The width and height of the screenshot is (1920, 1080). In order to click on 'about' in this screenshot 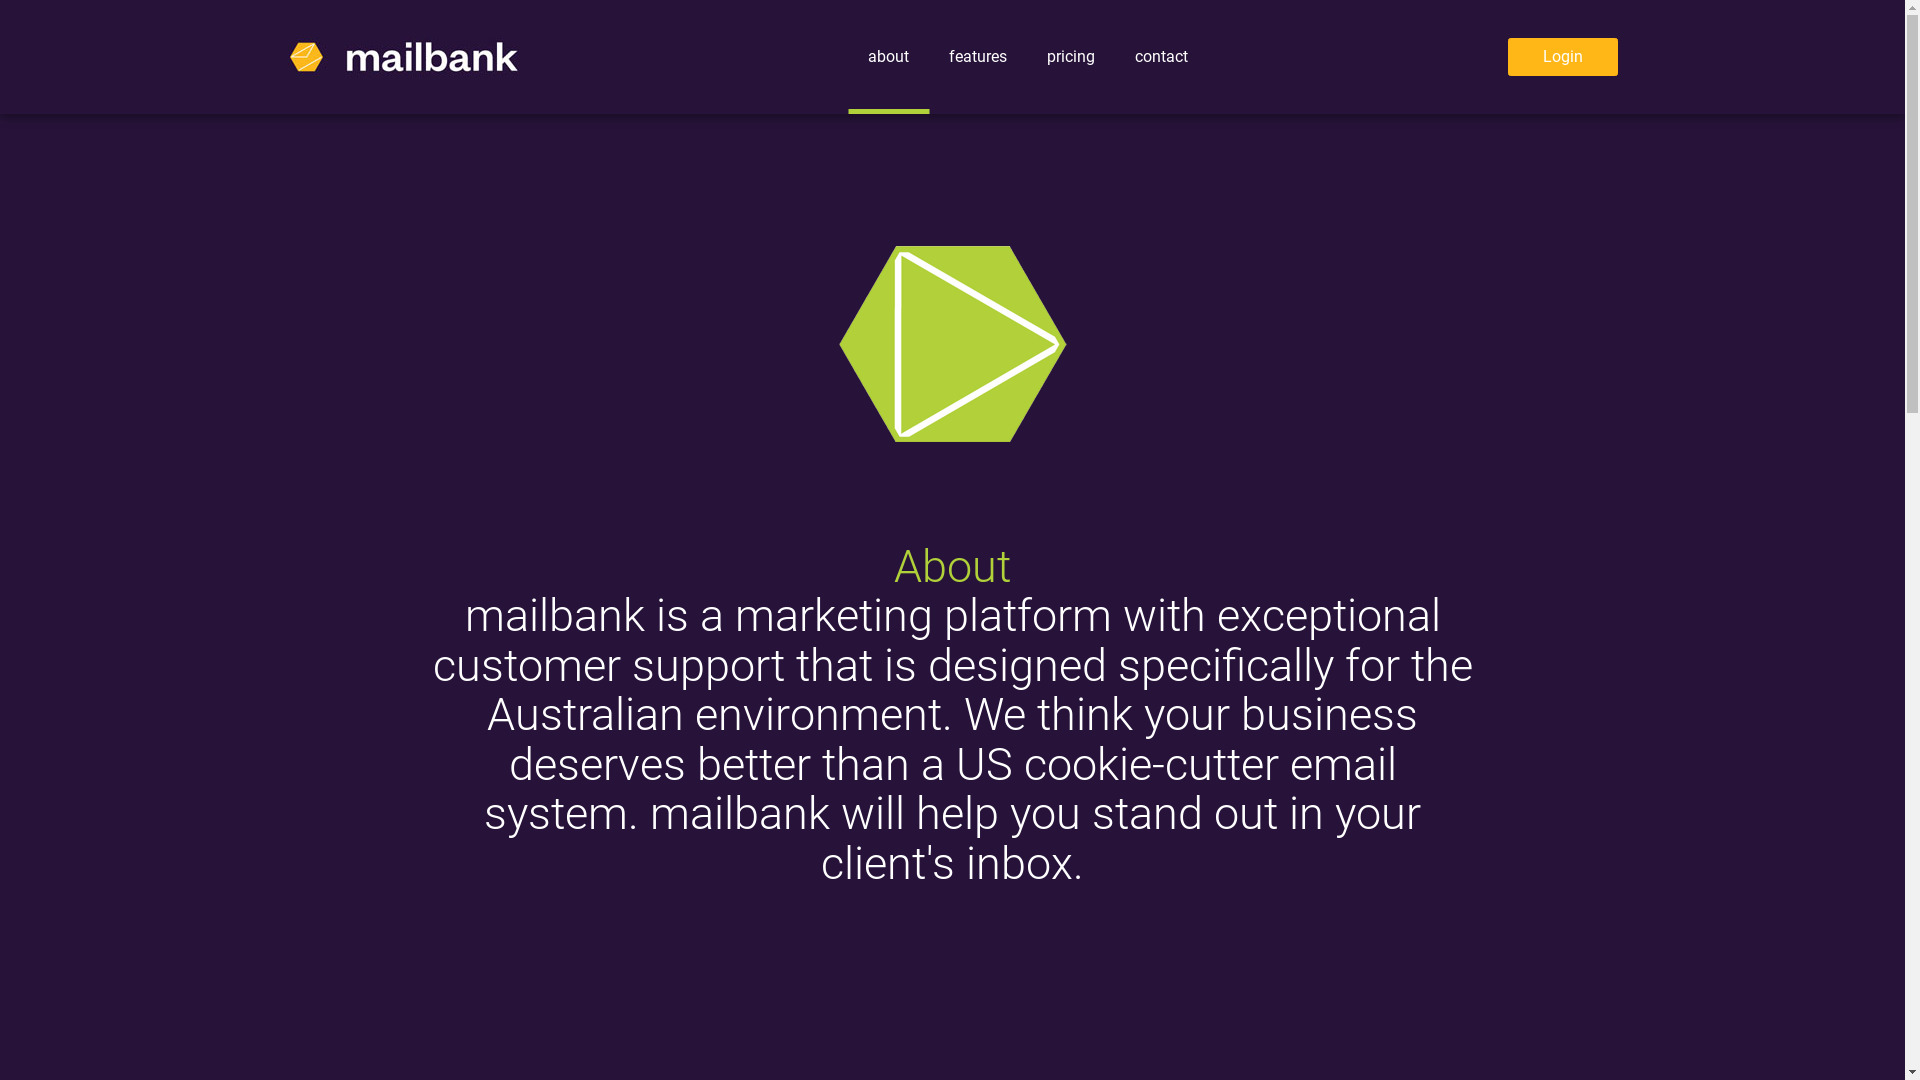, I will do `click(887, 56)`.